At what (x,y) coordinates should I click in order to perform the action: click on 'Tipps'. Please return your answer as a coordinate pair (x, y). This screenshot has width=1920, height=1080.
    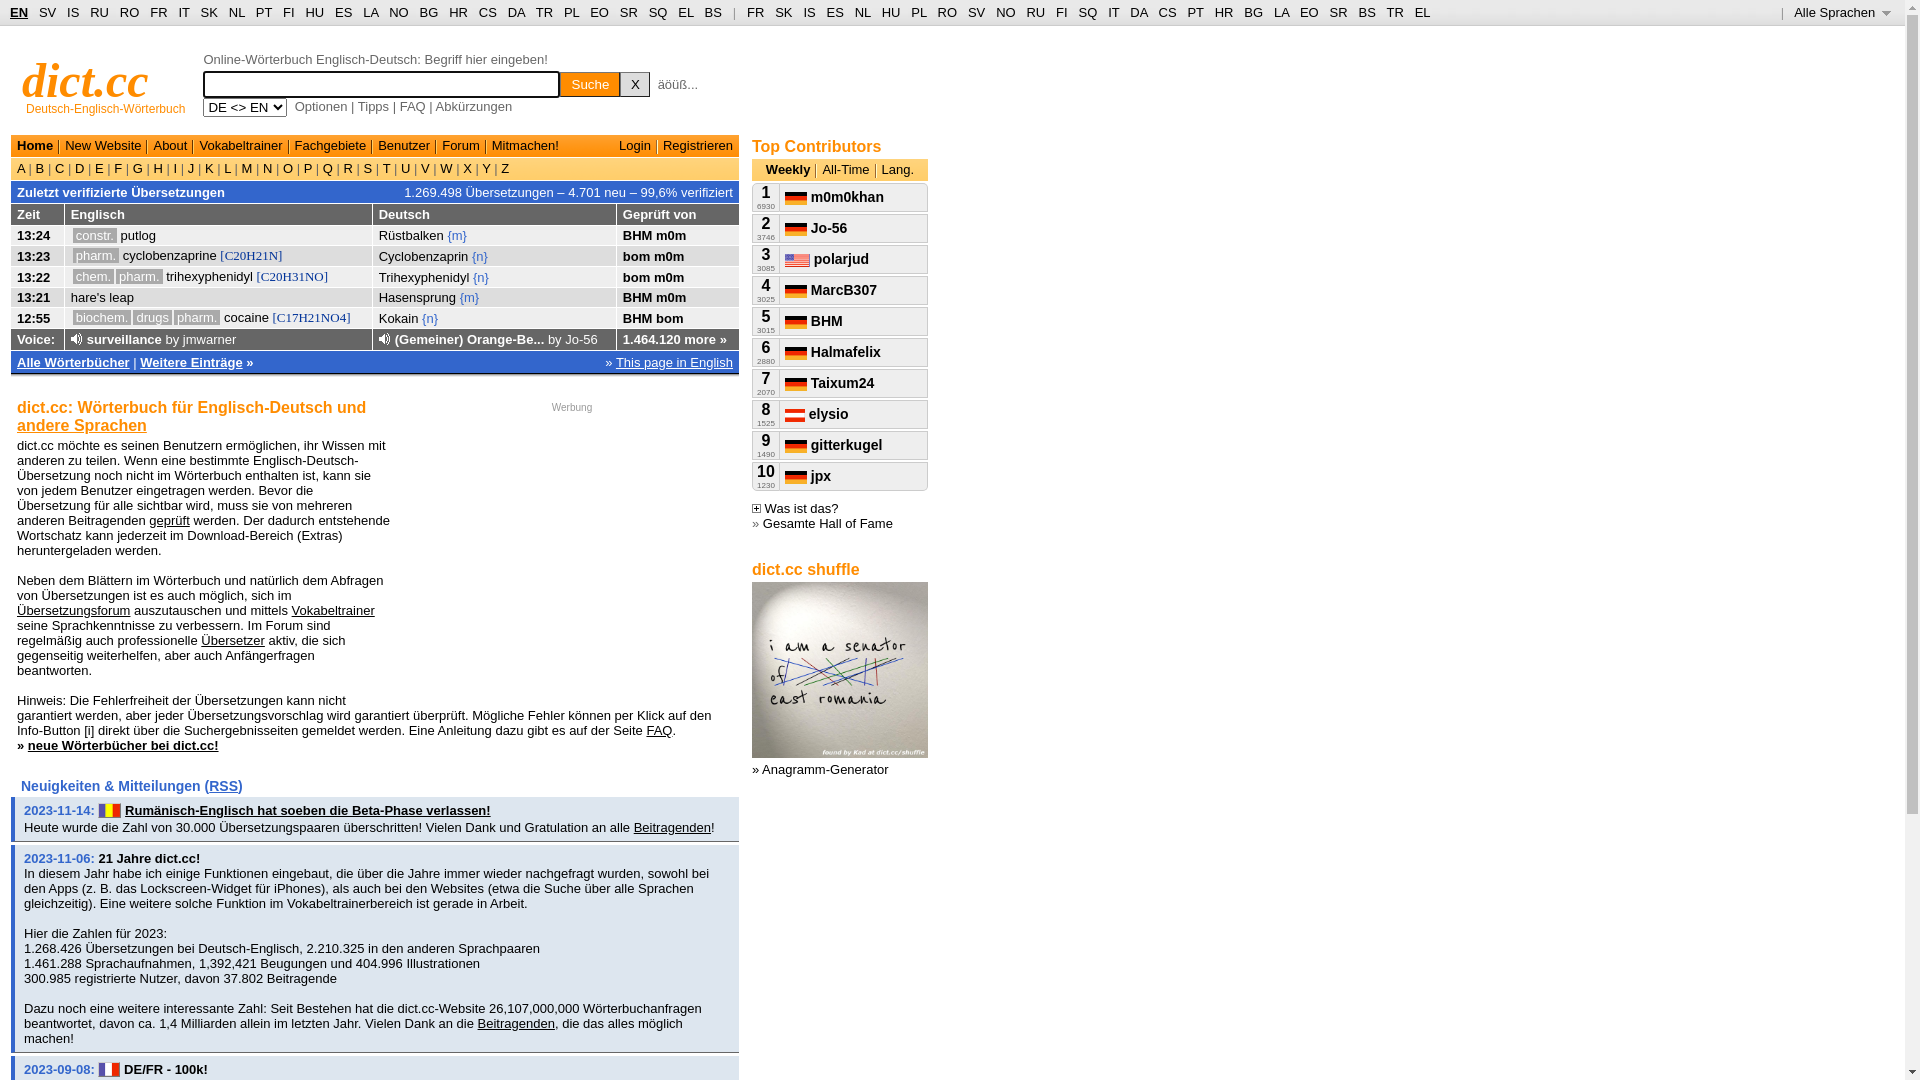
    Looking at the image, I should click on (373, 106).